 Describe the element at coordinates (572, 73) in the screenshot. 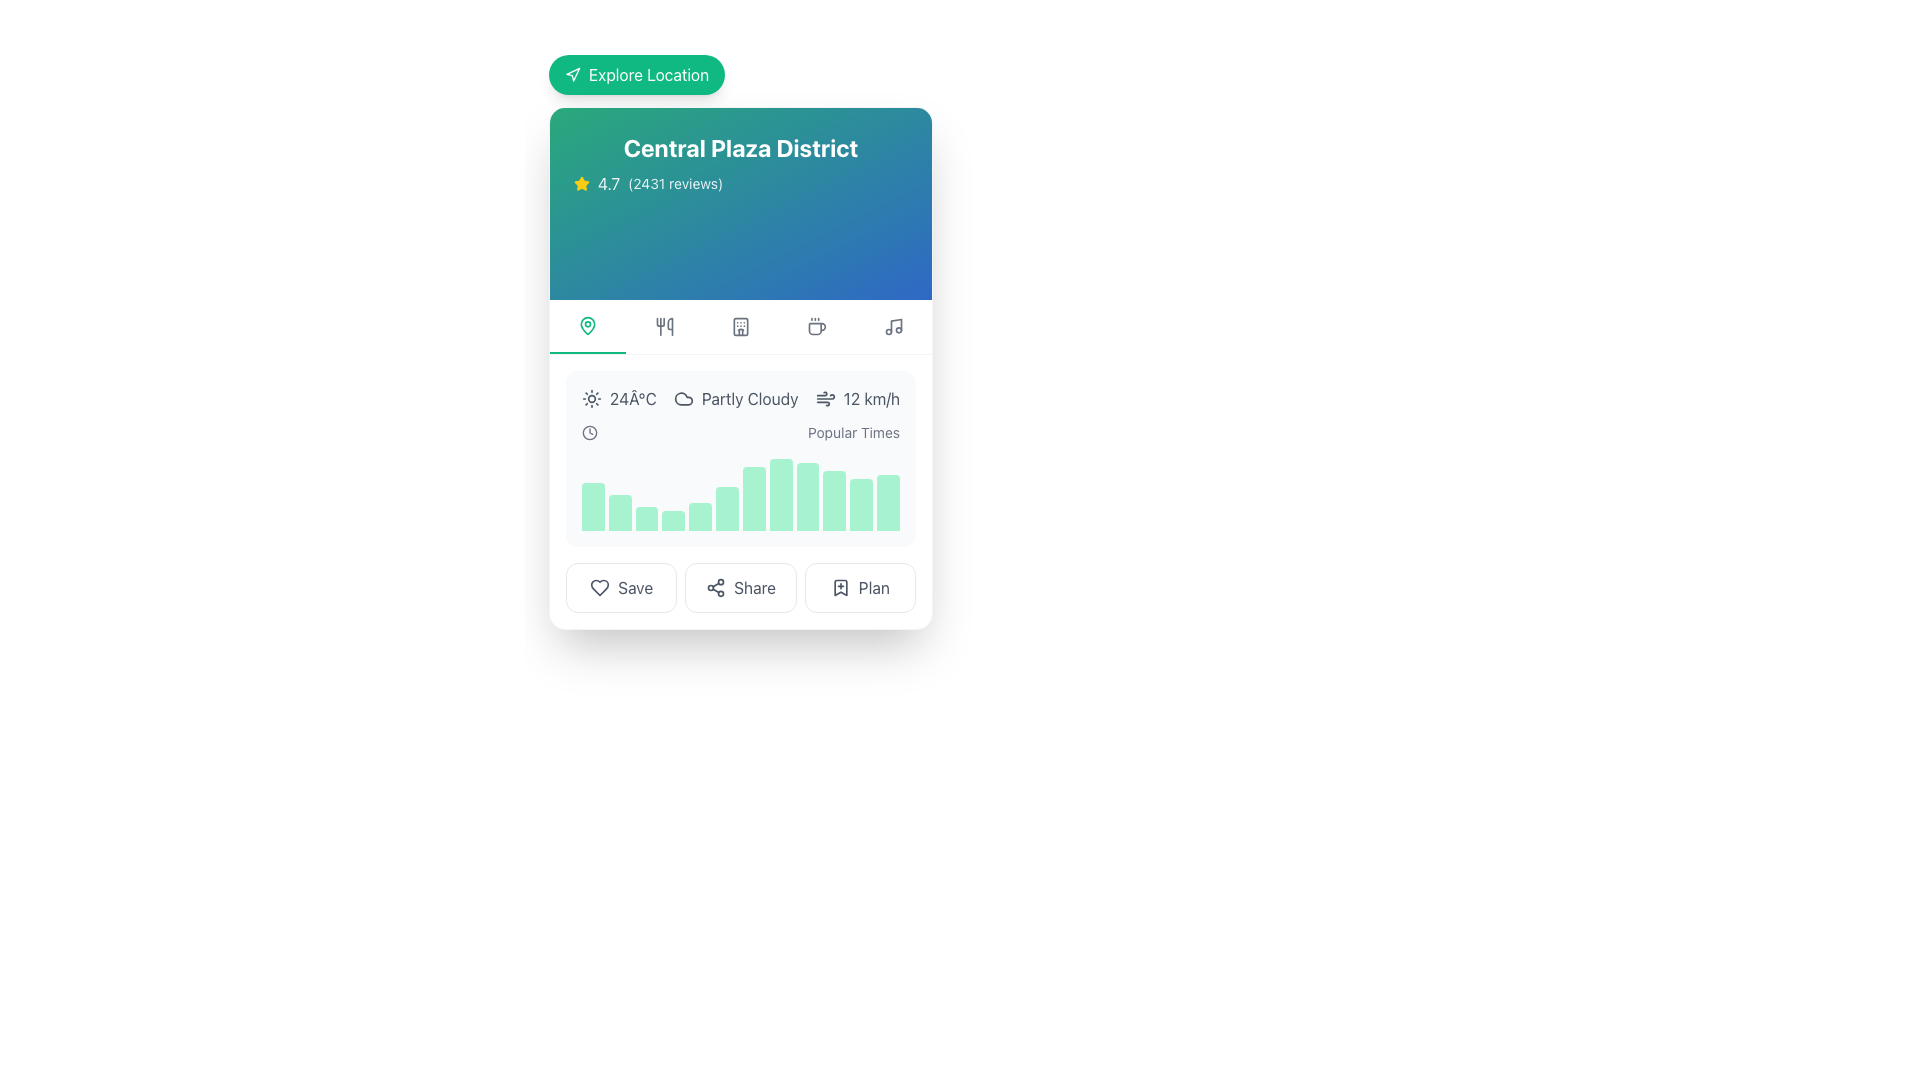

I see `the small triangular navigation pointer icon located at the top-left side of the card component, adjacent to the green 'Explore Location' button` at that location.